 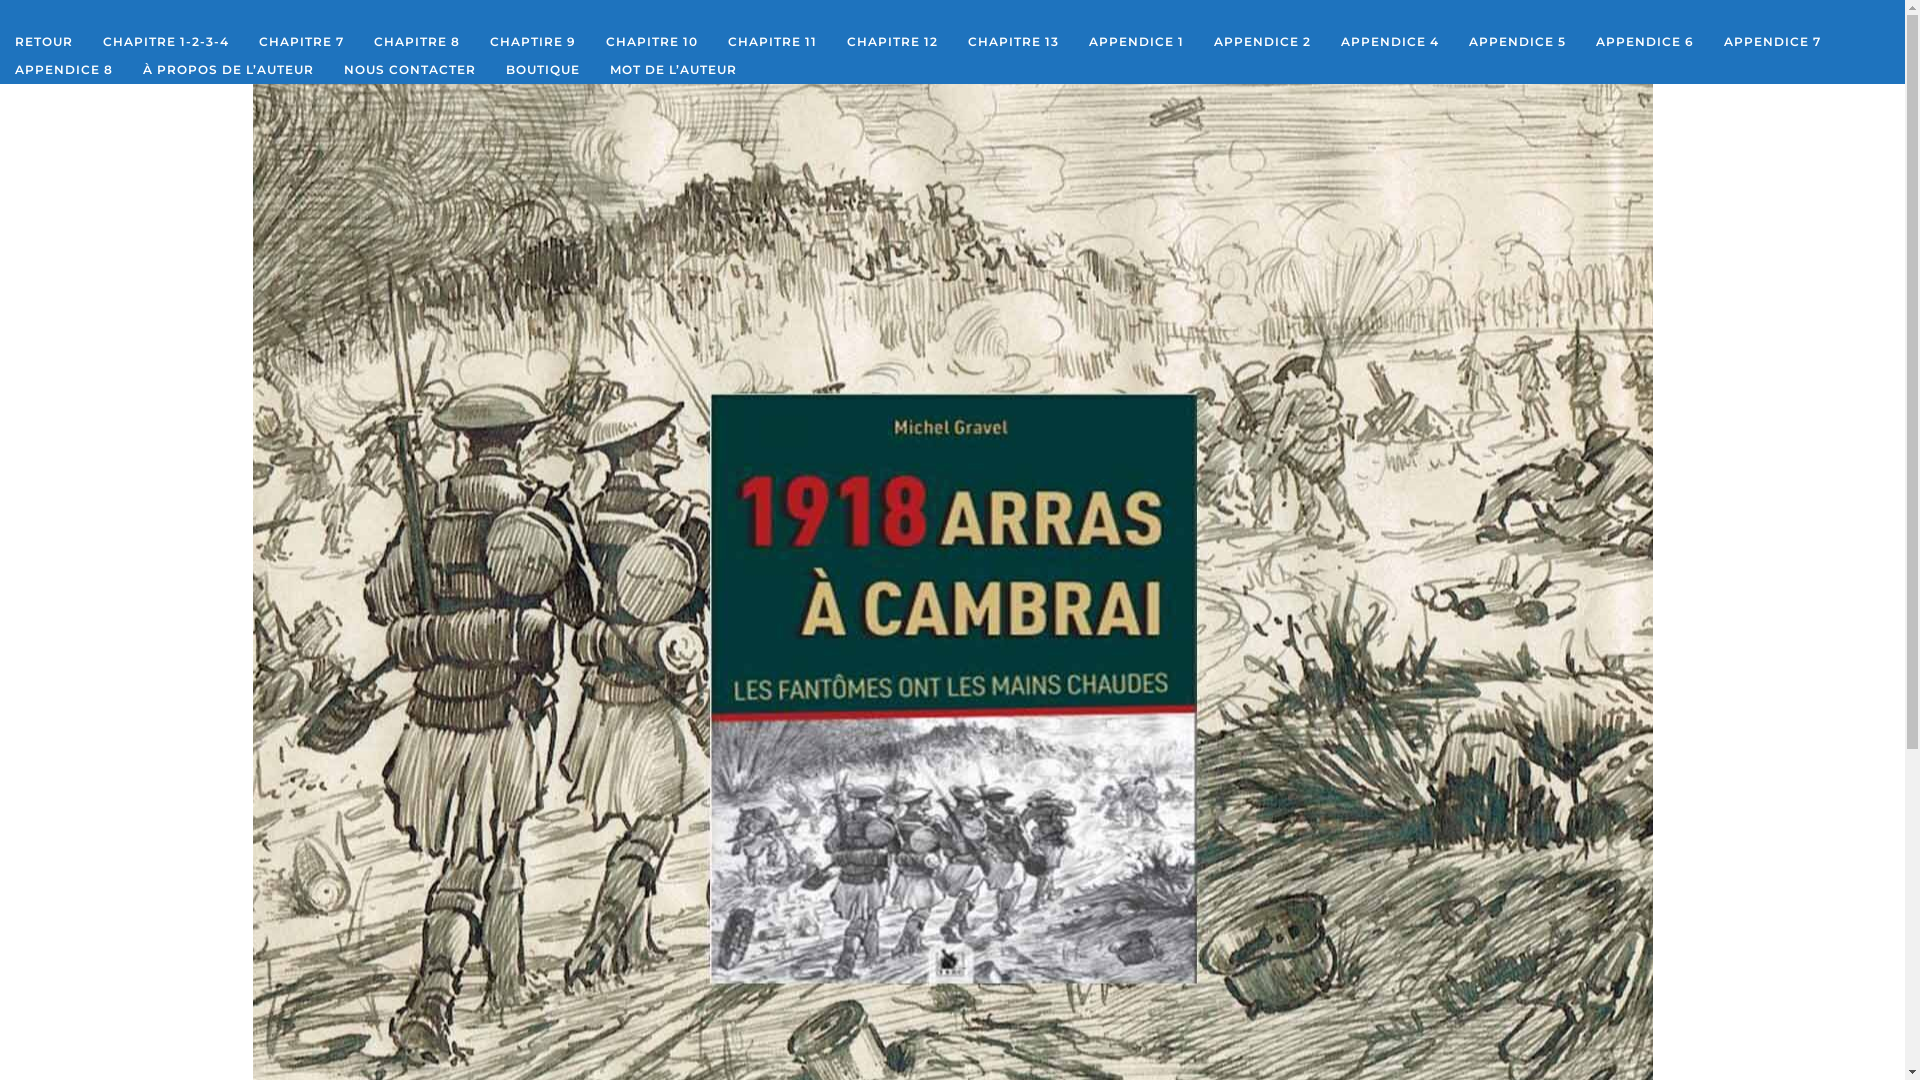 What do you see at coordinates (166, 42) in the screenshot?
I see `'CHAPITRE 1-2-3-4'` at bounding box center [166, 42].